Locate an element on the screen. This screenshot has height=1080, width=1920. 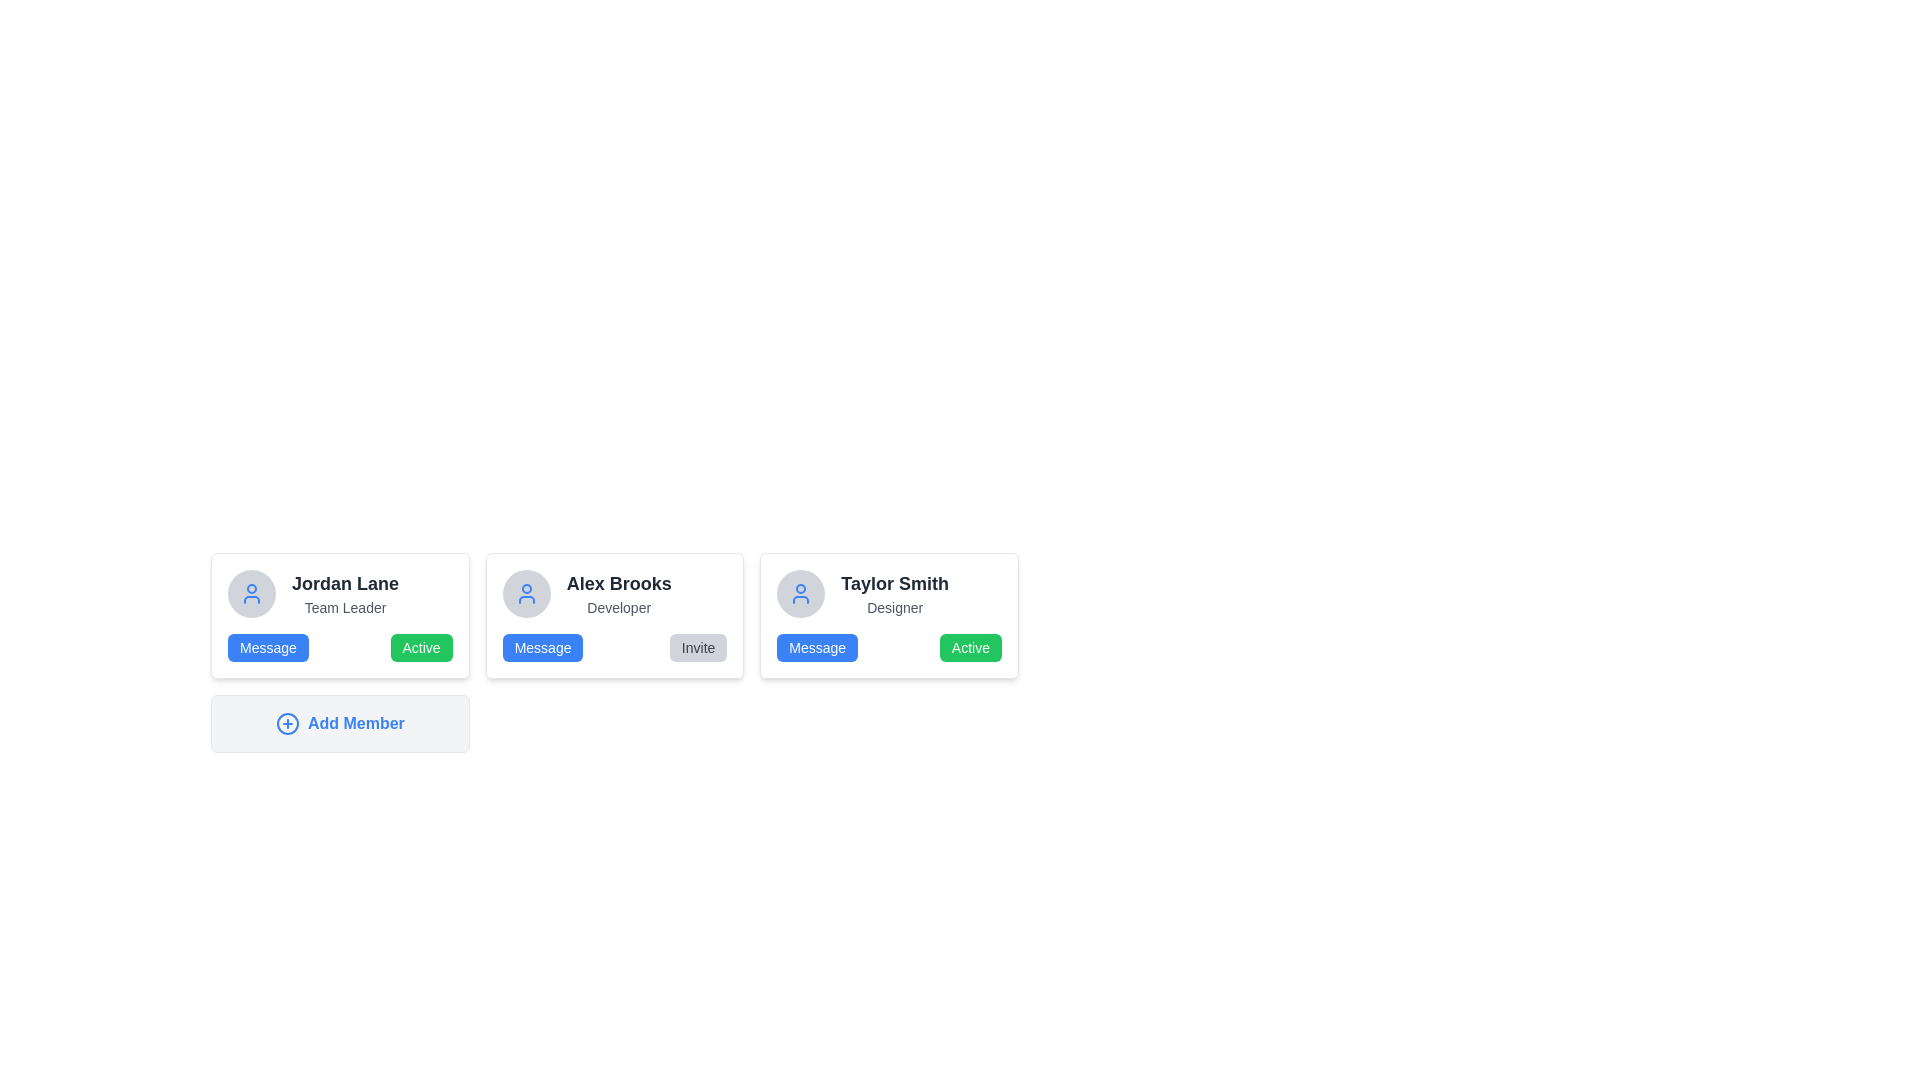
the user profile icon representing 'Jordan Lane', which is styled with a circular head and a semi-circular body outline, located at the top of the leftmost user card is located at coordinates (526, 593).